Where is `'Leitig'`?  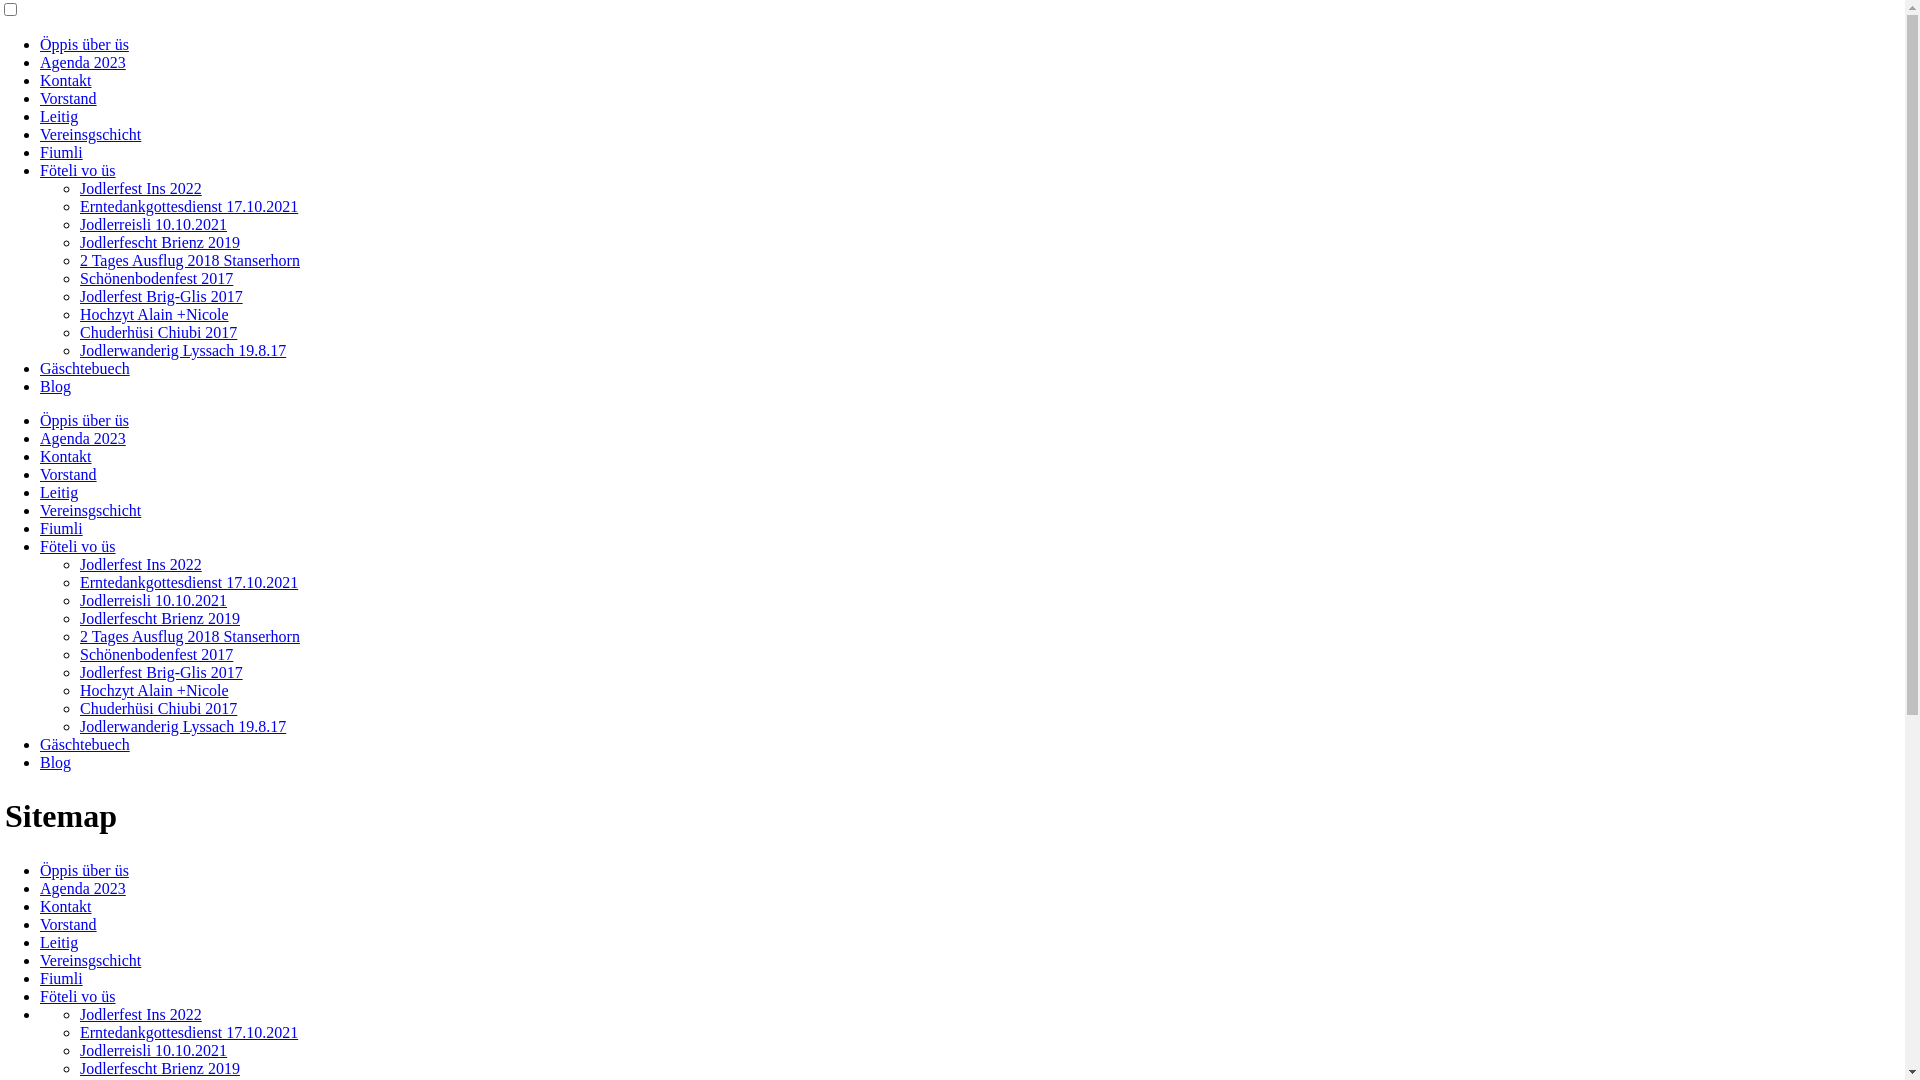 'Leitig' is located at coordinates (58, 942).